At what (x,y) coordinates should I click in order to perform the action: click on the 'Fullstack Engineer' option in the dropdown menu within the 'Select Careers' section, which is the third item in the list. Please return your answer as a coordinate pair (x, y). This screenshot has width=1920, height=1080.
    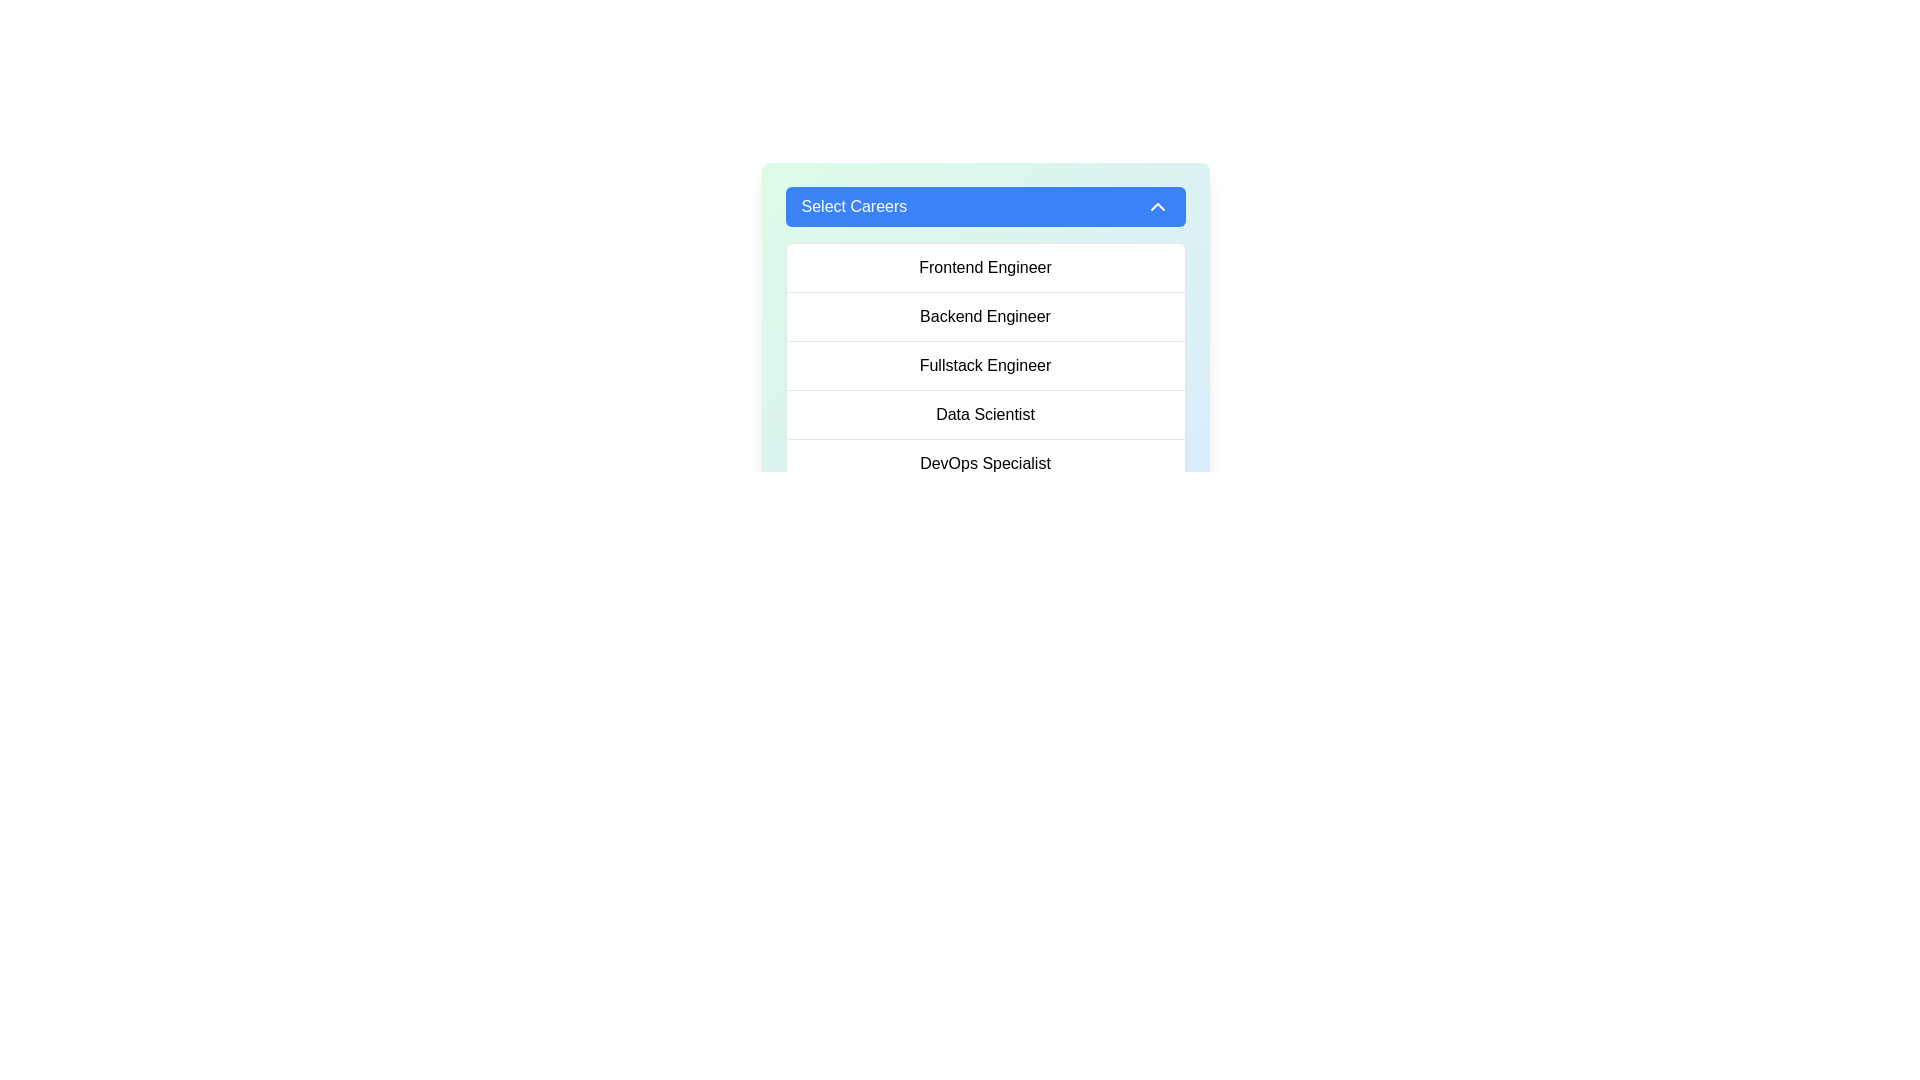
    Looking at the image, I should click on (985, 365).